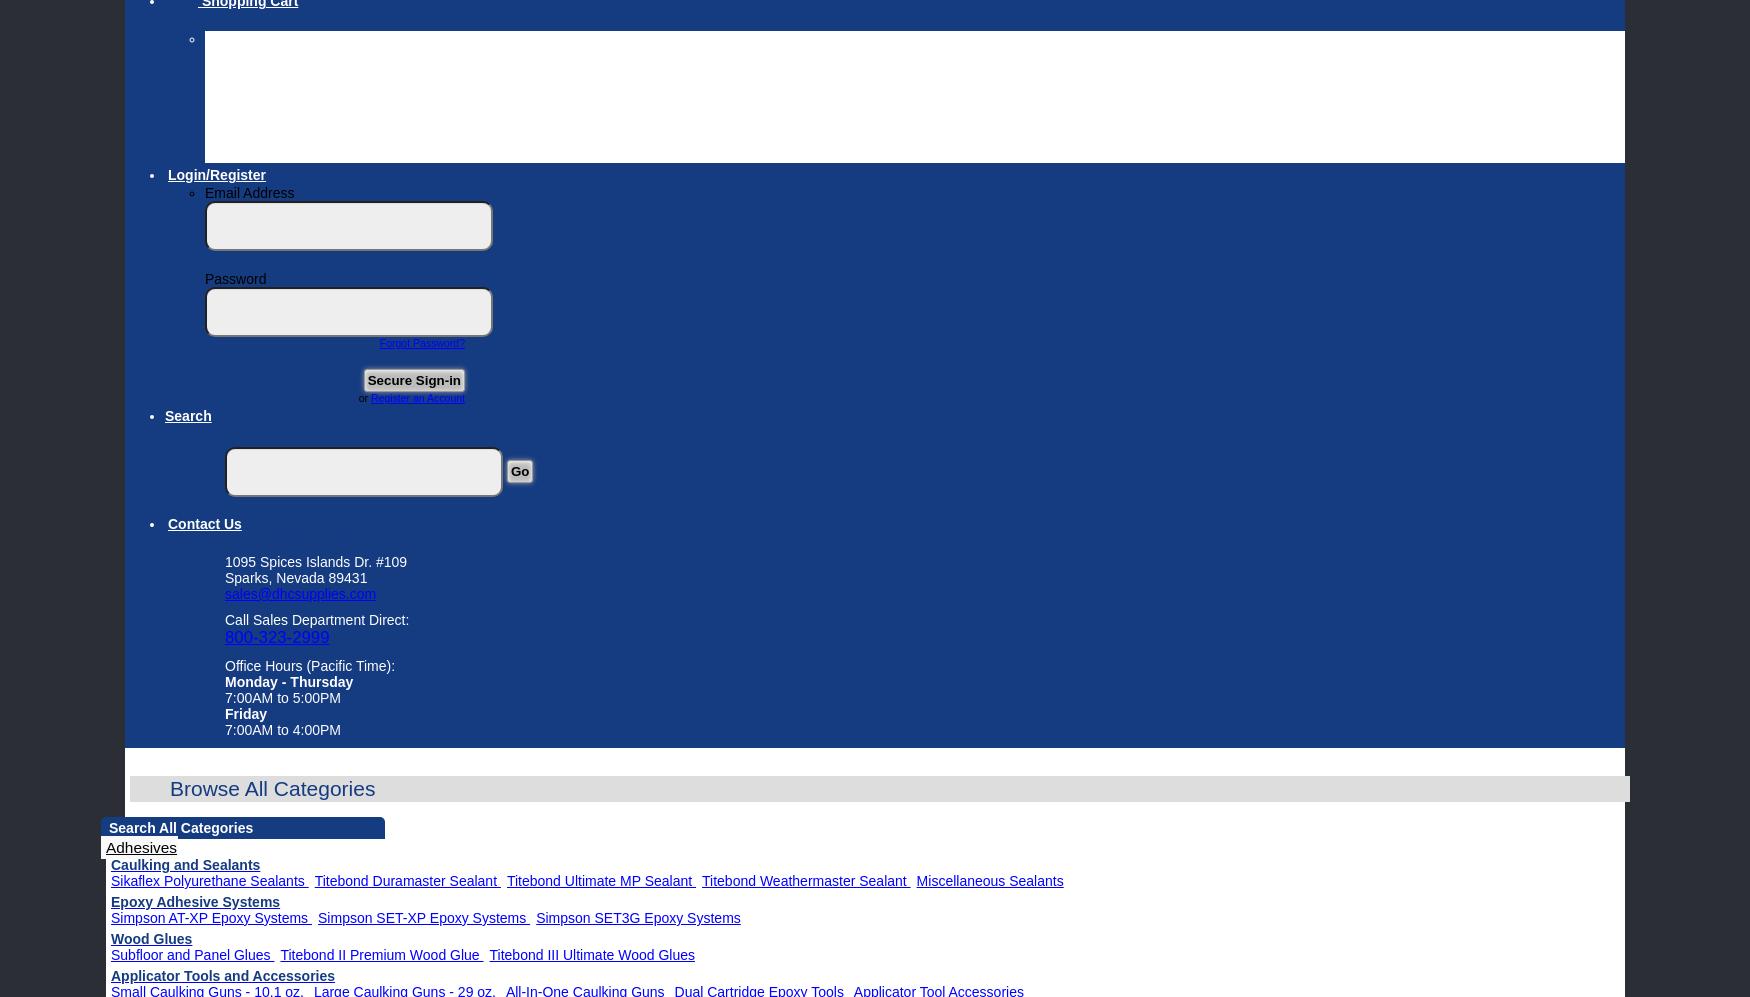 The width and height of the screenshot is (1750, 997). Describe the element at coordinates (600, 73) in the screenshot. I see `'If you have emptied your cart and have questions please do not hesitate to call our sales department direct at 800-323-2999.'` at that location.